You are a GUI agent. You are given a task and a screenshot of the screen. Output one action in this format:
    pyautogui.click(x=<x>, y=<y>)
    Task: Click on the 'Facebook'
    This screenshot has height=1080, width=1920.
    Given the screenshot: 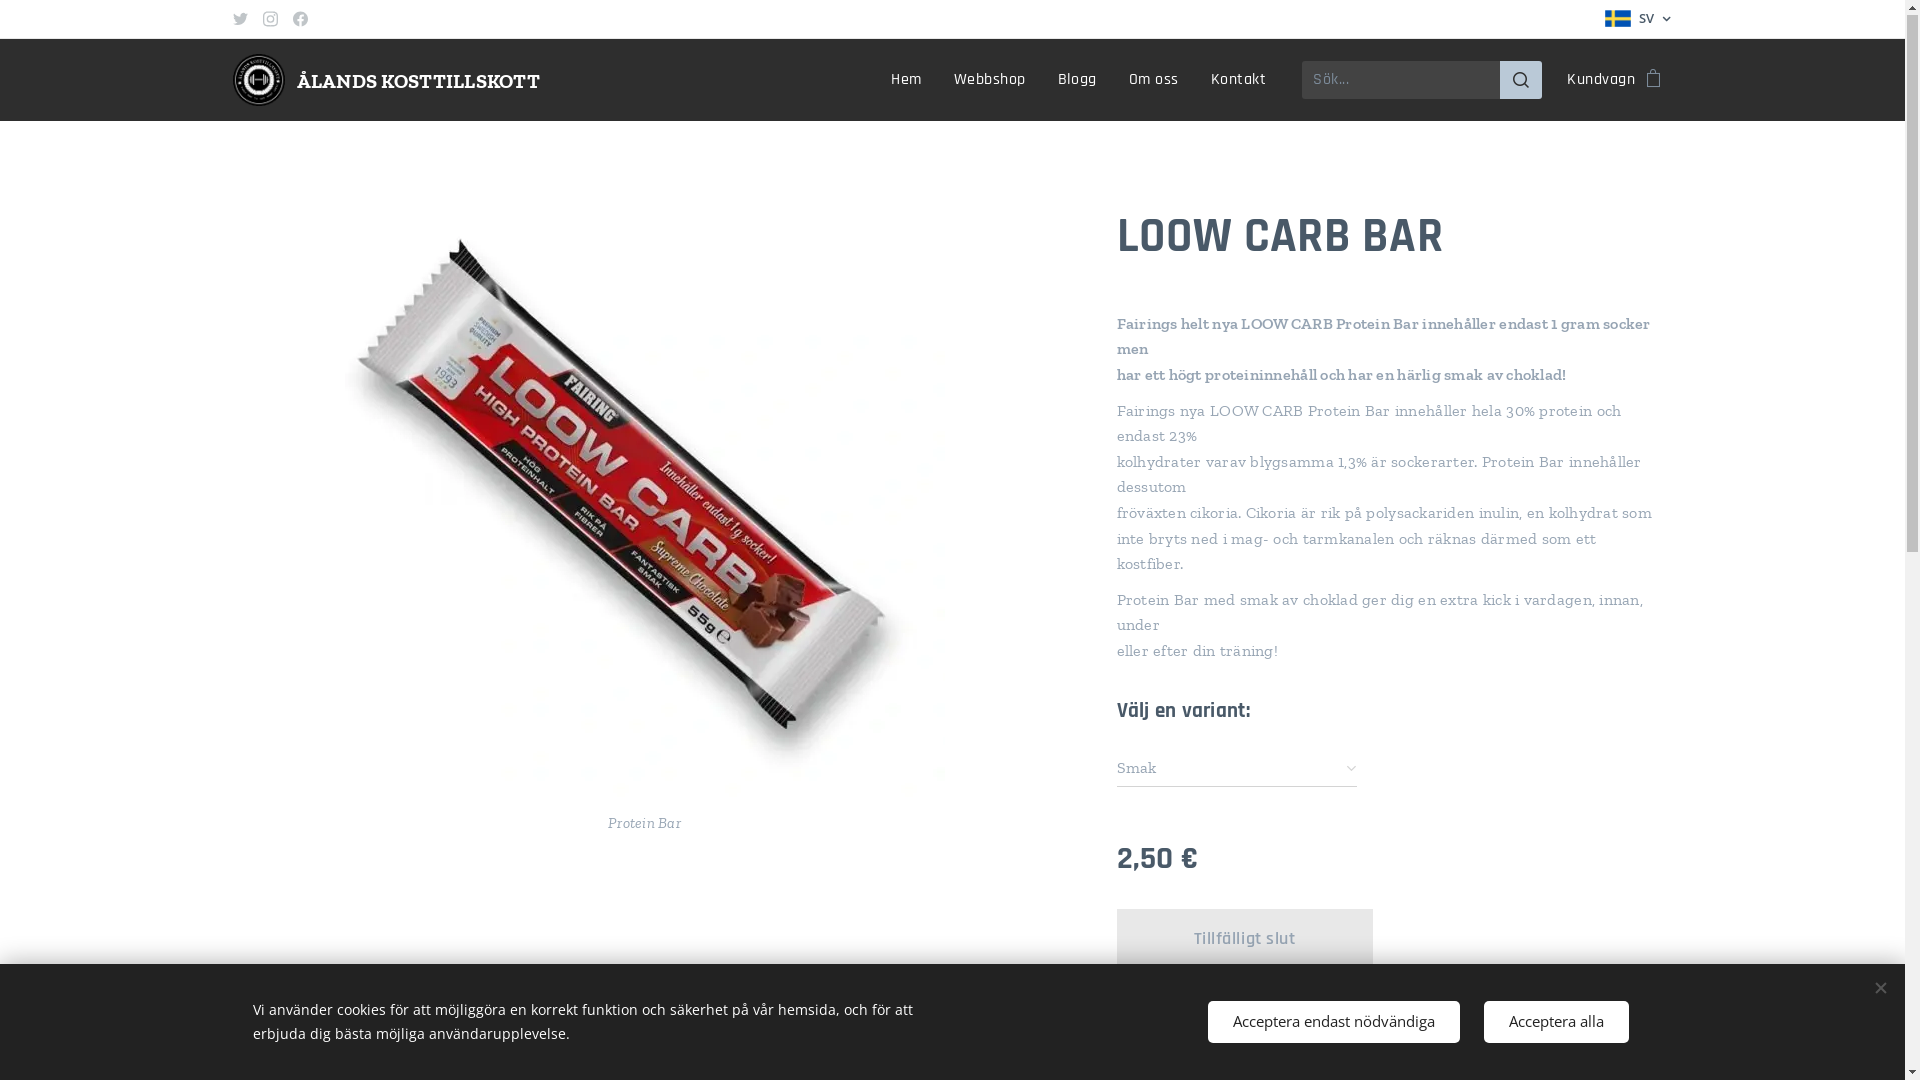 What is the action you would take?
    pyautogui.click(x=299, y=19)
    